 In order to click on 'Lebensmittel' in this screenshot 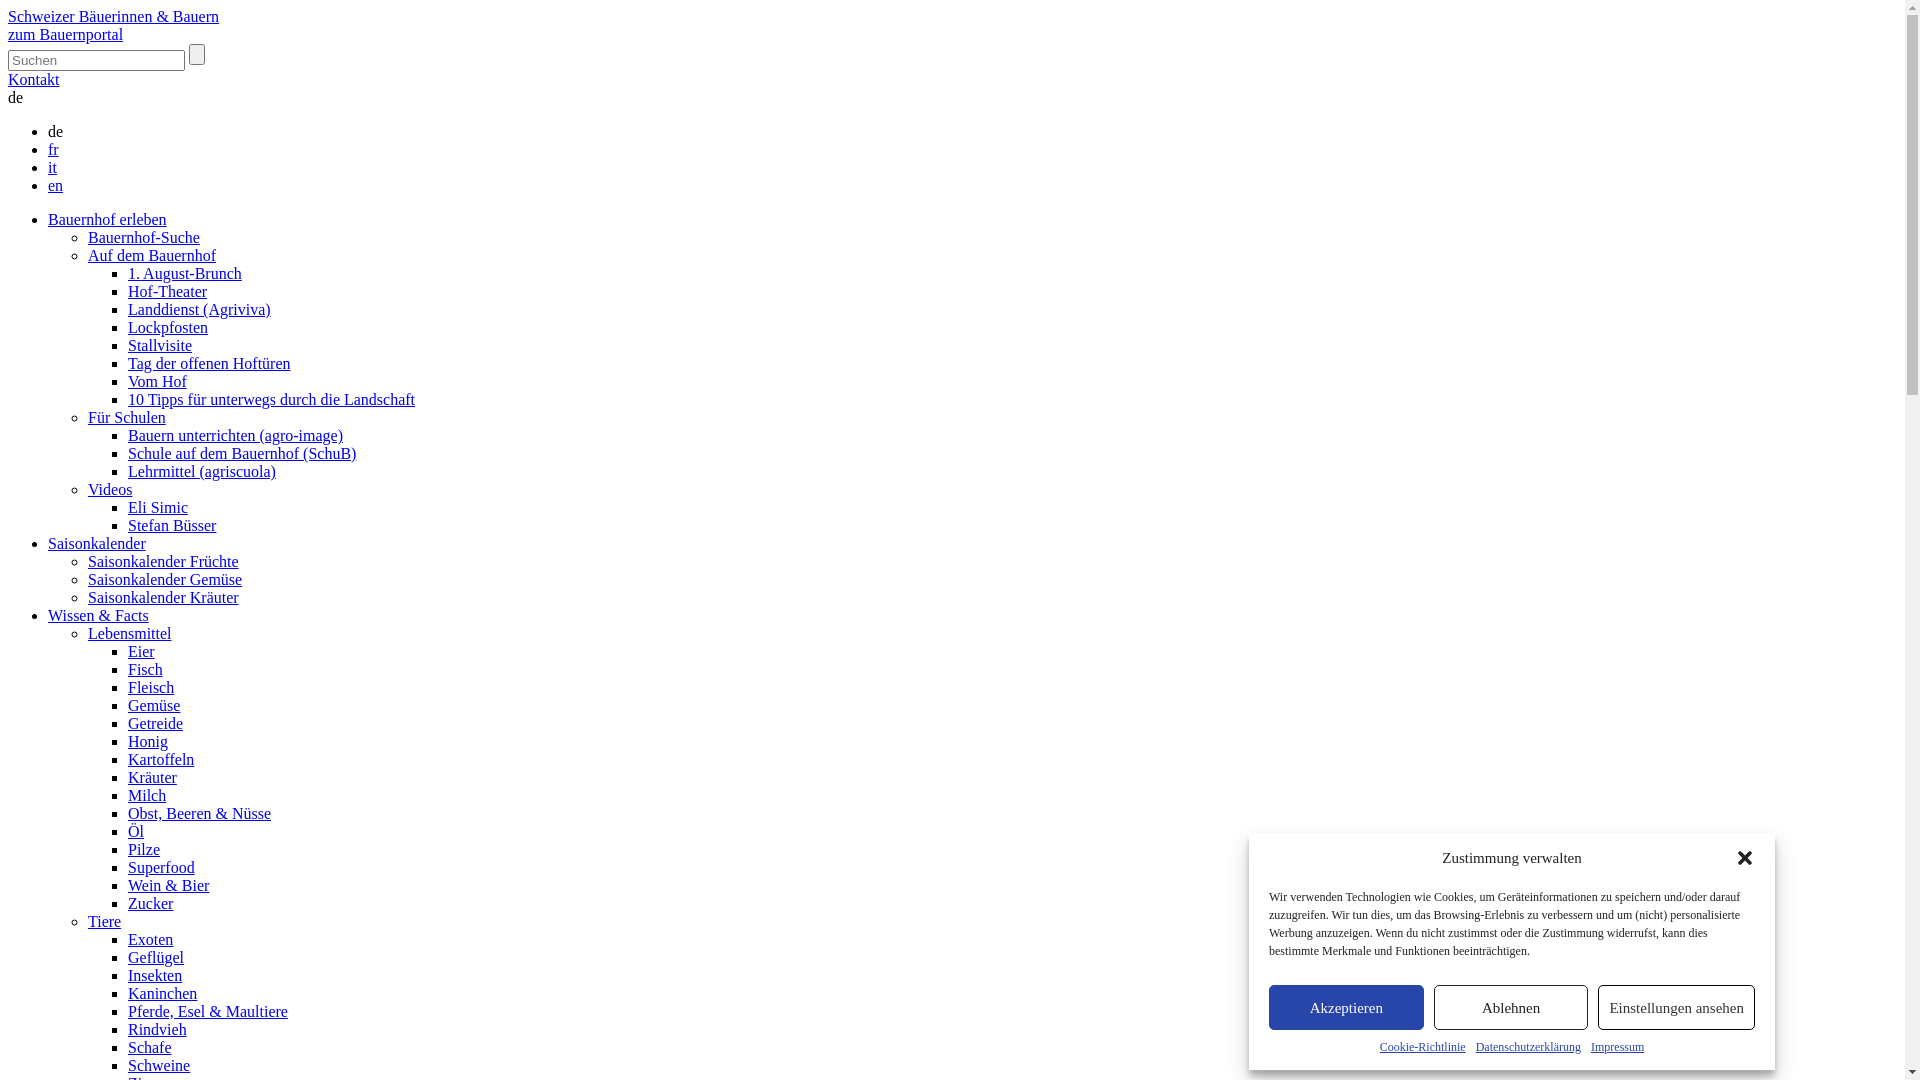, I will do `click(128, 633)`.